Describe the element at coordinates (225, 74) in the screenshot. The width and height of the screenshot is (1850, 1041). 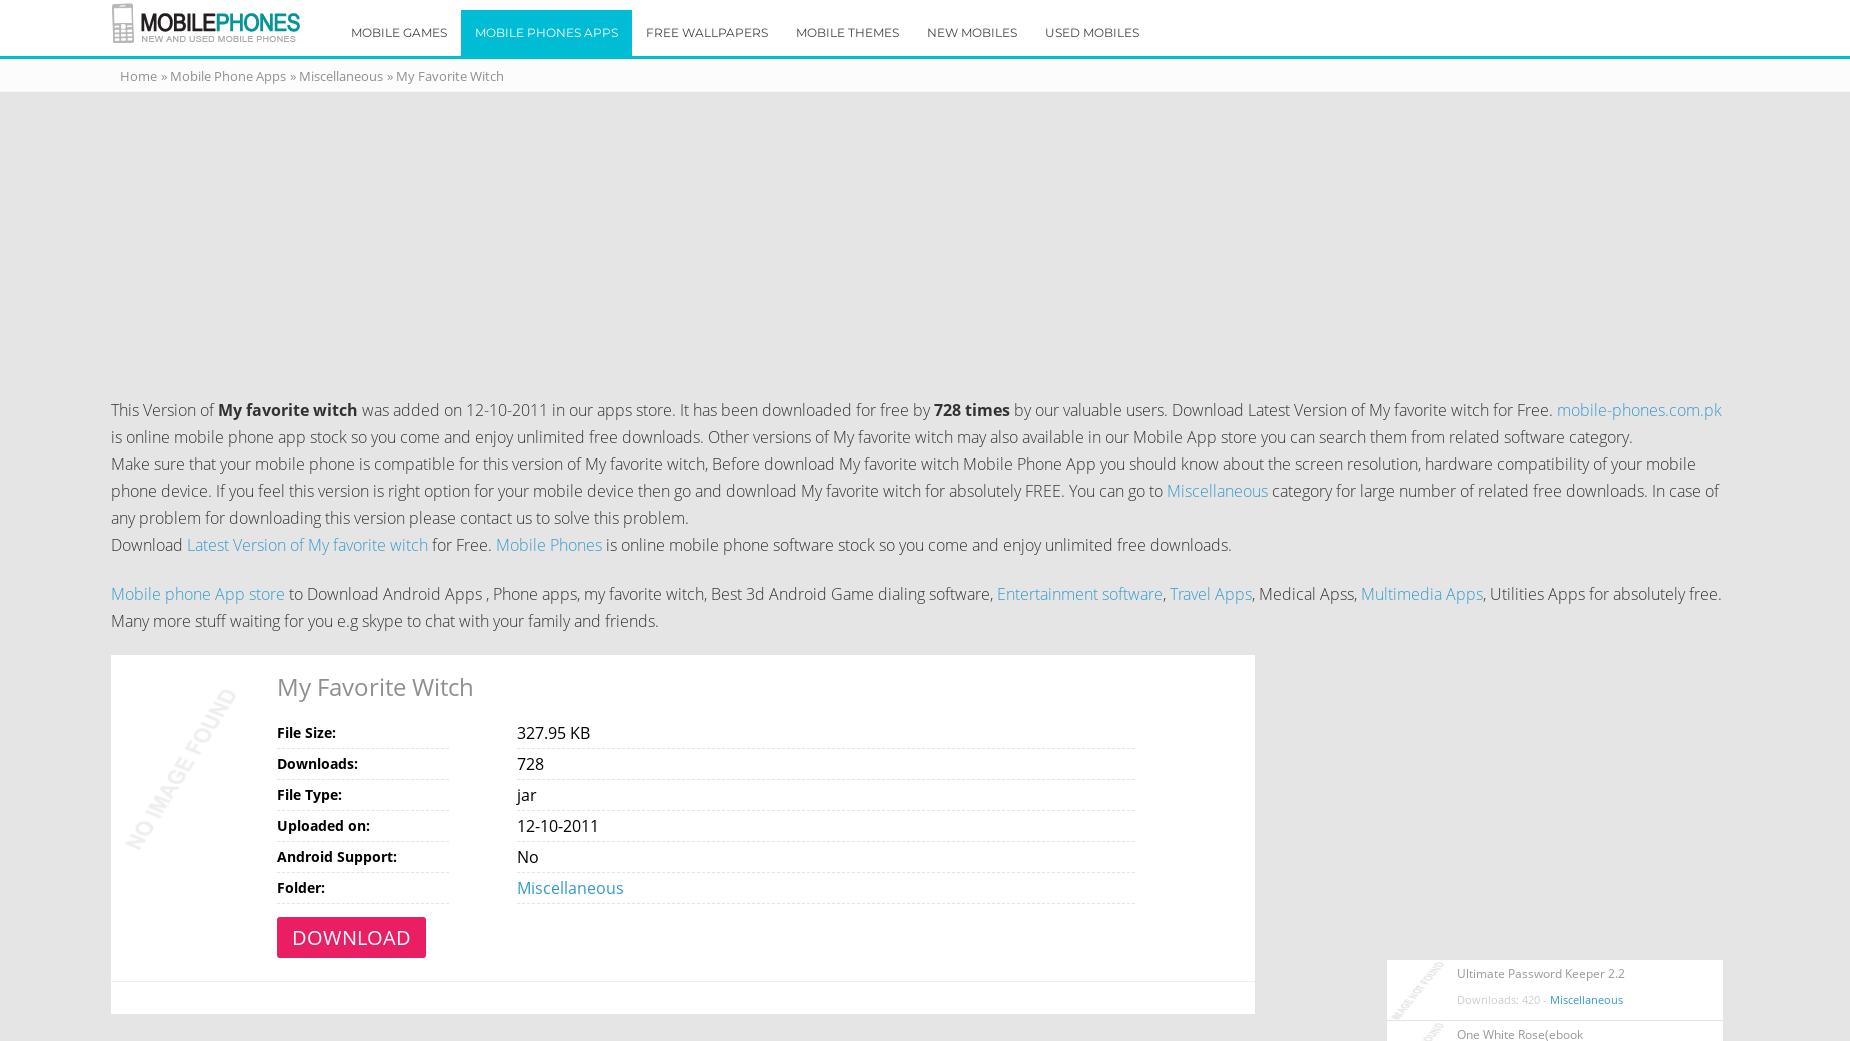
I see `'Mobile Phone Apps'` at that location.